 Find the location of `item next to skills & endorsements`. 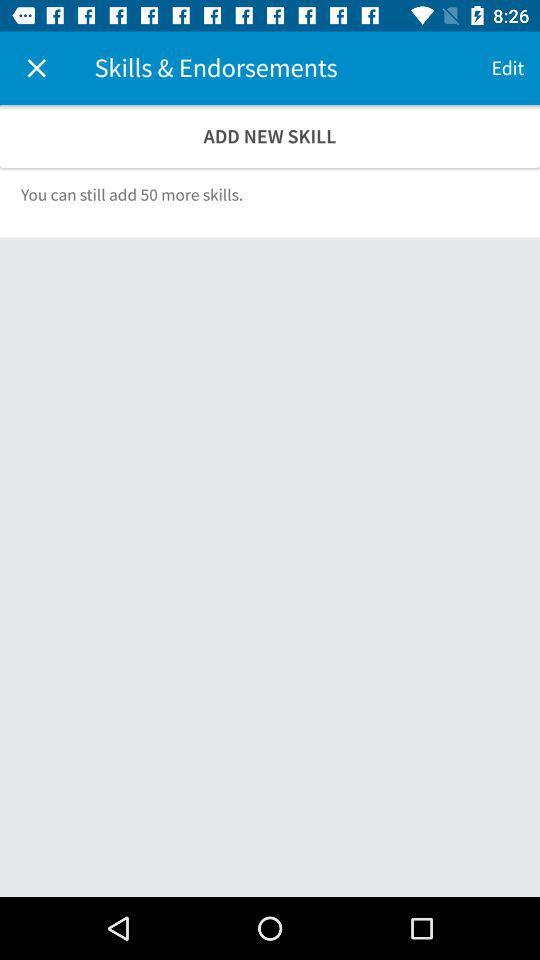

item next to skills & endorsements is located at coordinates (36, 68).